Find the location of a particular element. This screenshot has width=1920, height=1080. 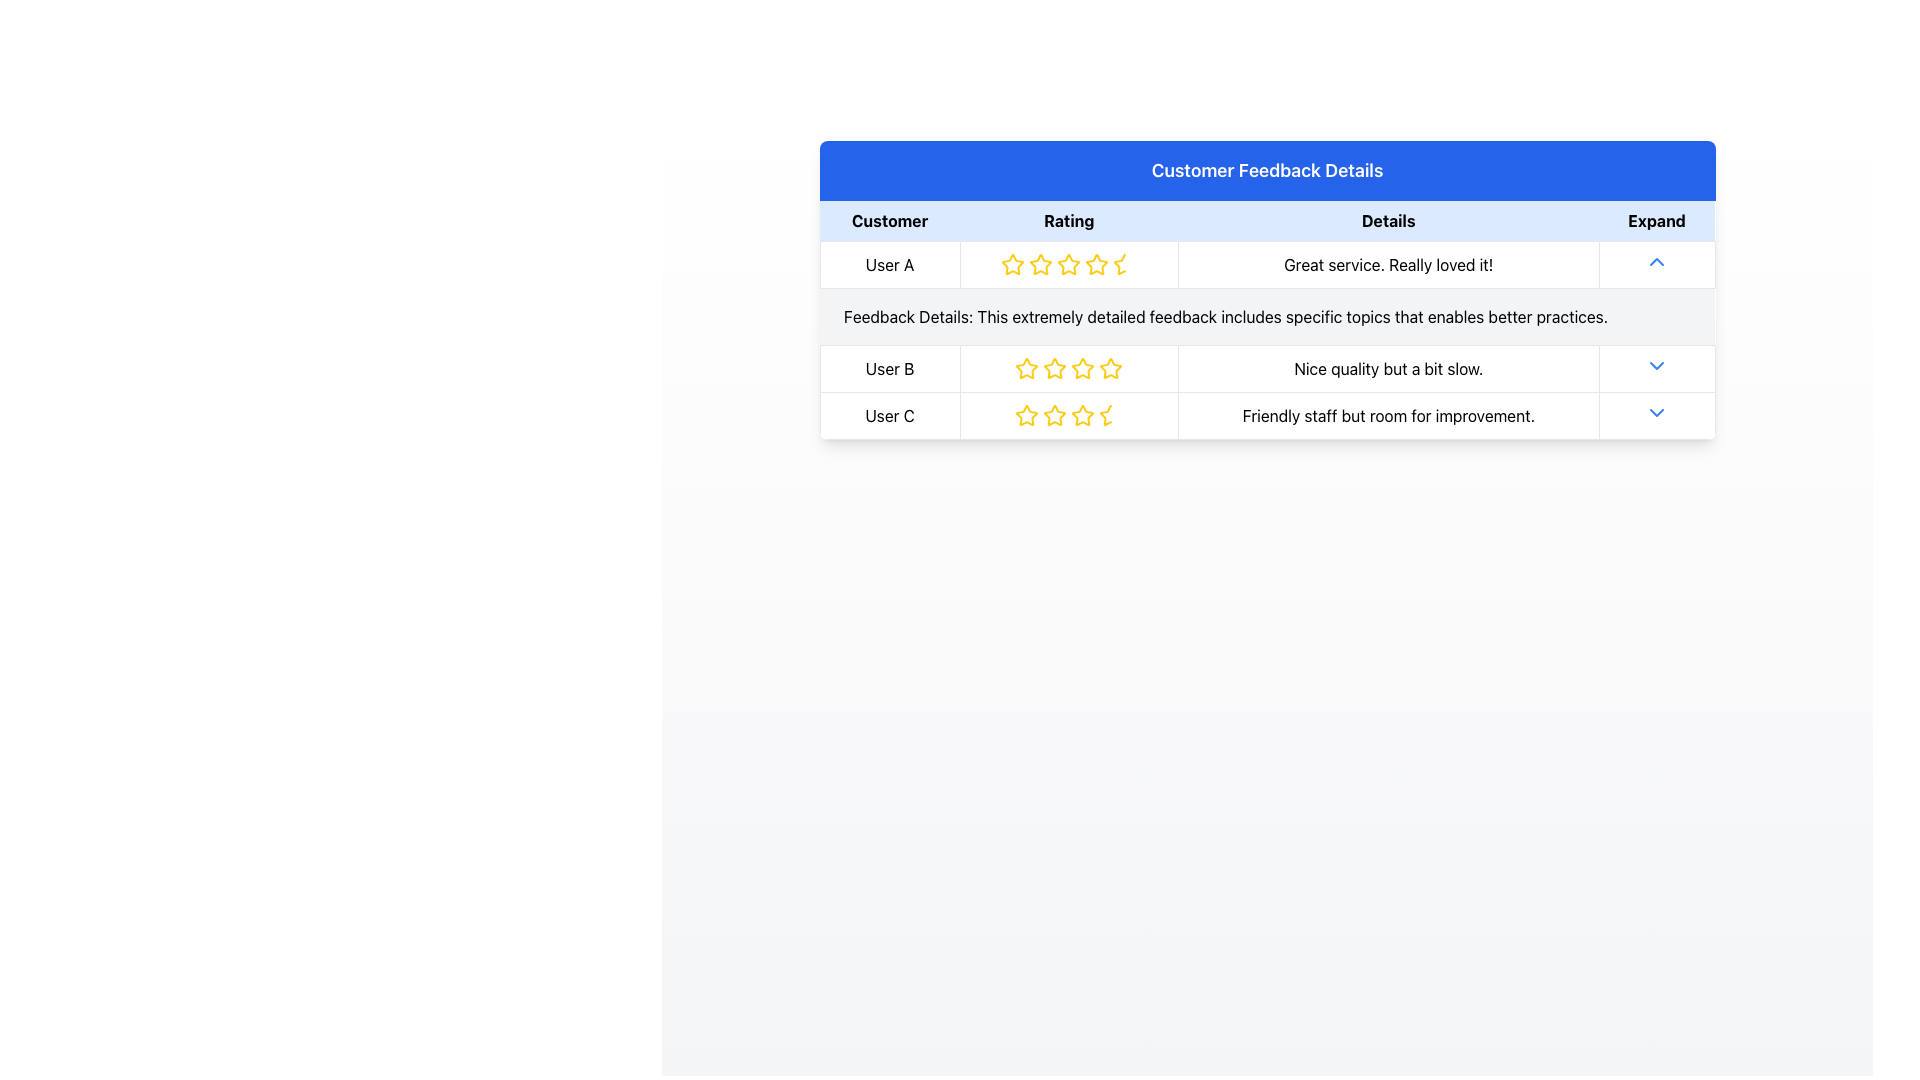

the rating display consisting of five yellow star icons located in the third row of the table, under the 'Rating' column, which is the second column from the left is located at coordinates (1068, 415).